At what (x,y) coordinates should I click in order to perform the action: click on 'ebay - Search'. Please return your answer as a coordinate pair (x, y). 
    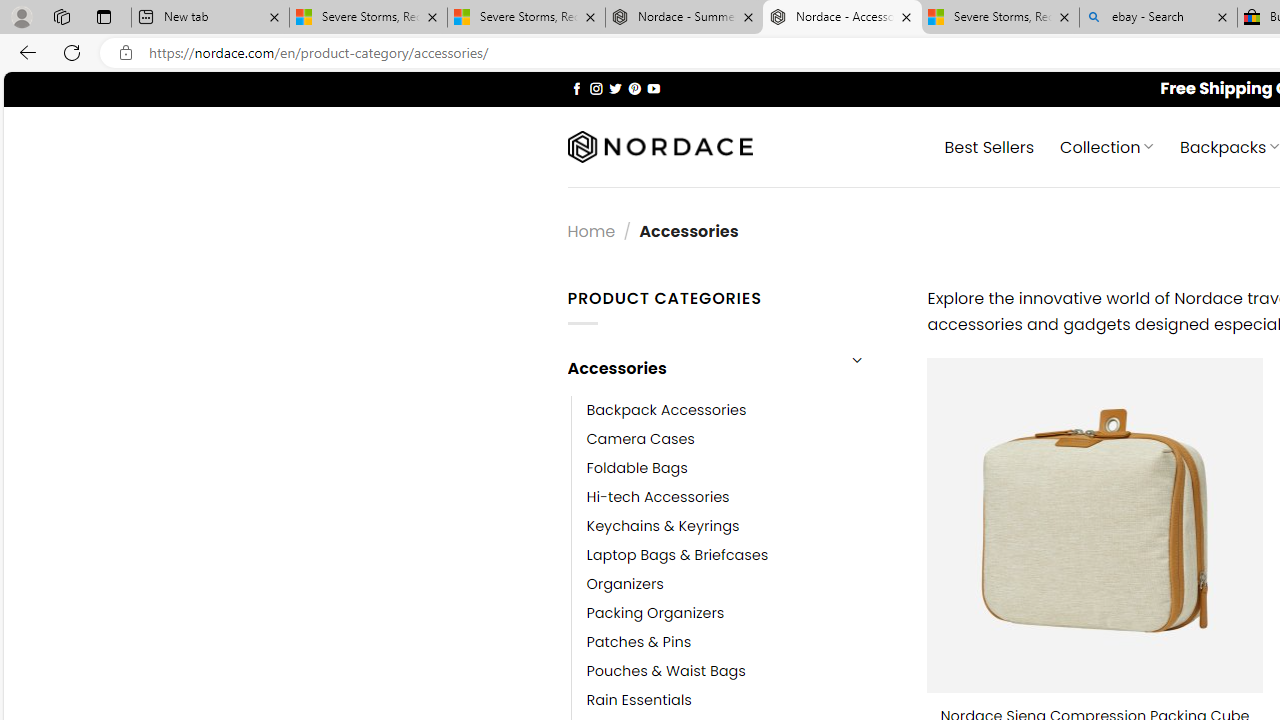
    Looking at the image, I should click on (1158, 17).